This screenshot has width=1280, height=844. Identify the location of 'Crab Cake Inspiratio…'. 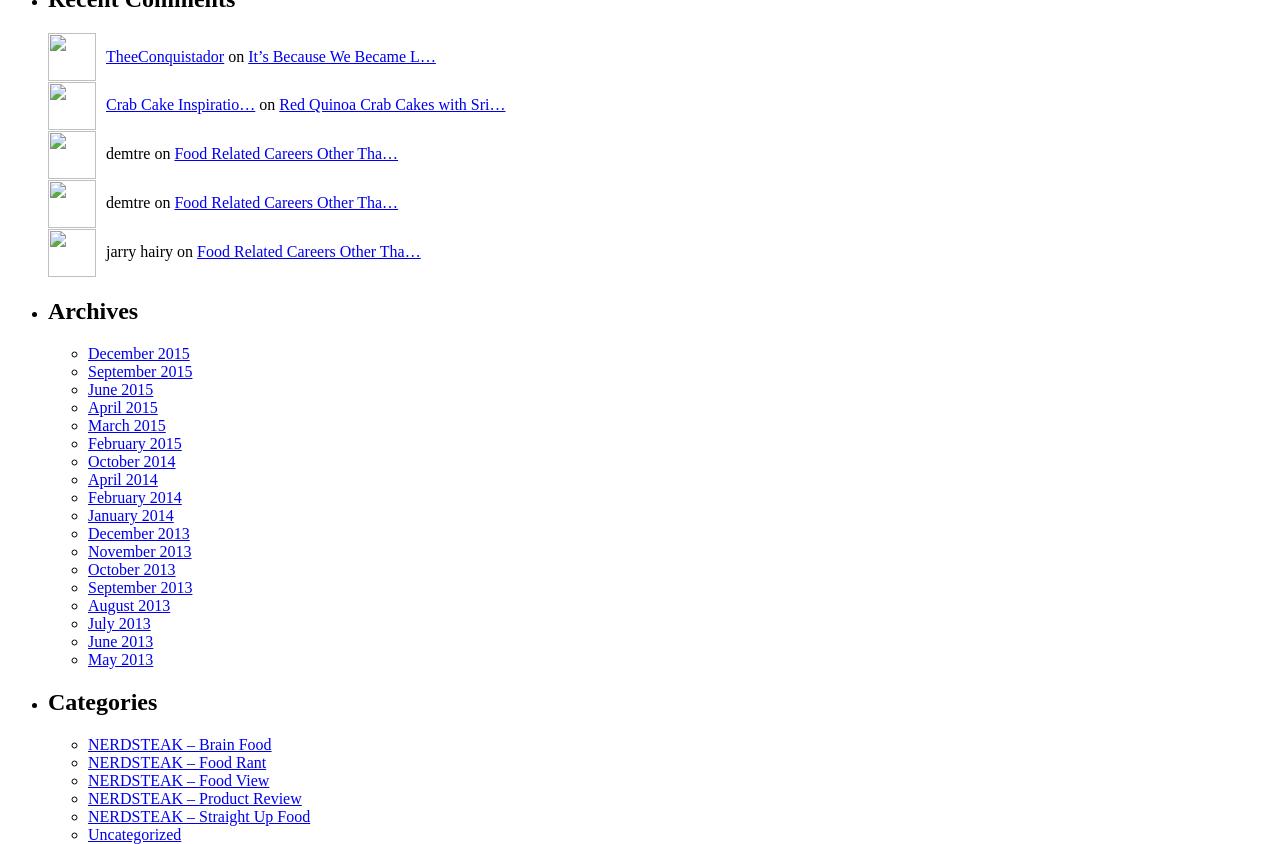
(180, 103).